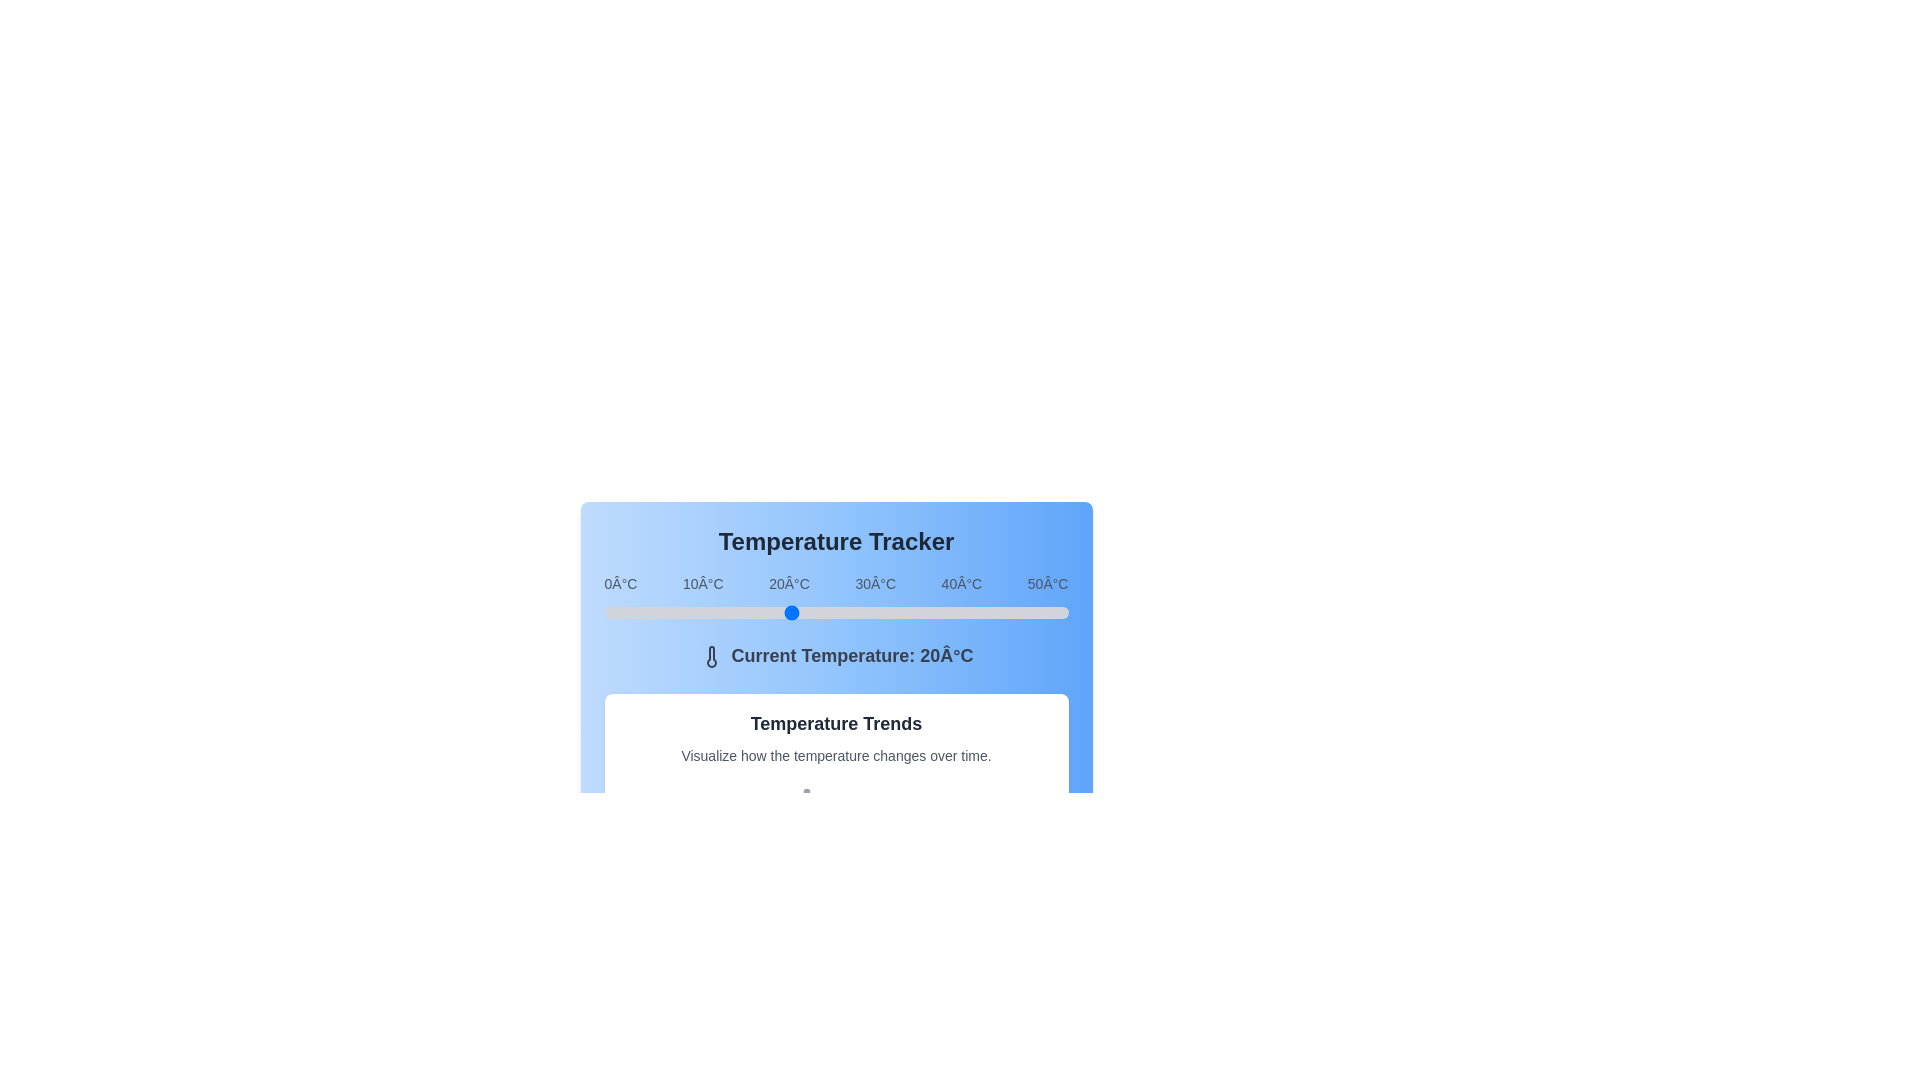 The image size is (1920, 1080). What do you see at coordinates (711, 657) in the screenshot?
I see `the thermometer icon to highlight it` at bounding box center [711, 657].